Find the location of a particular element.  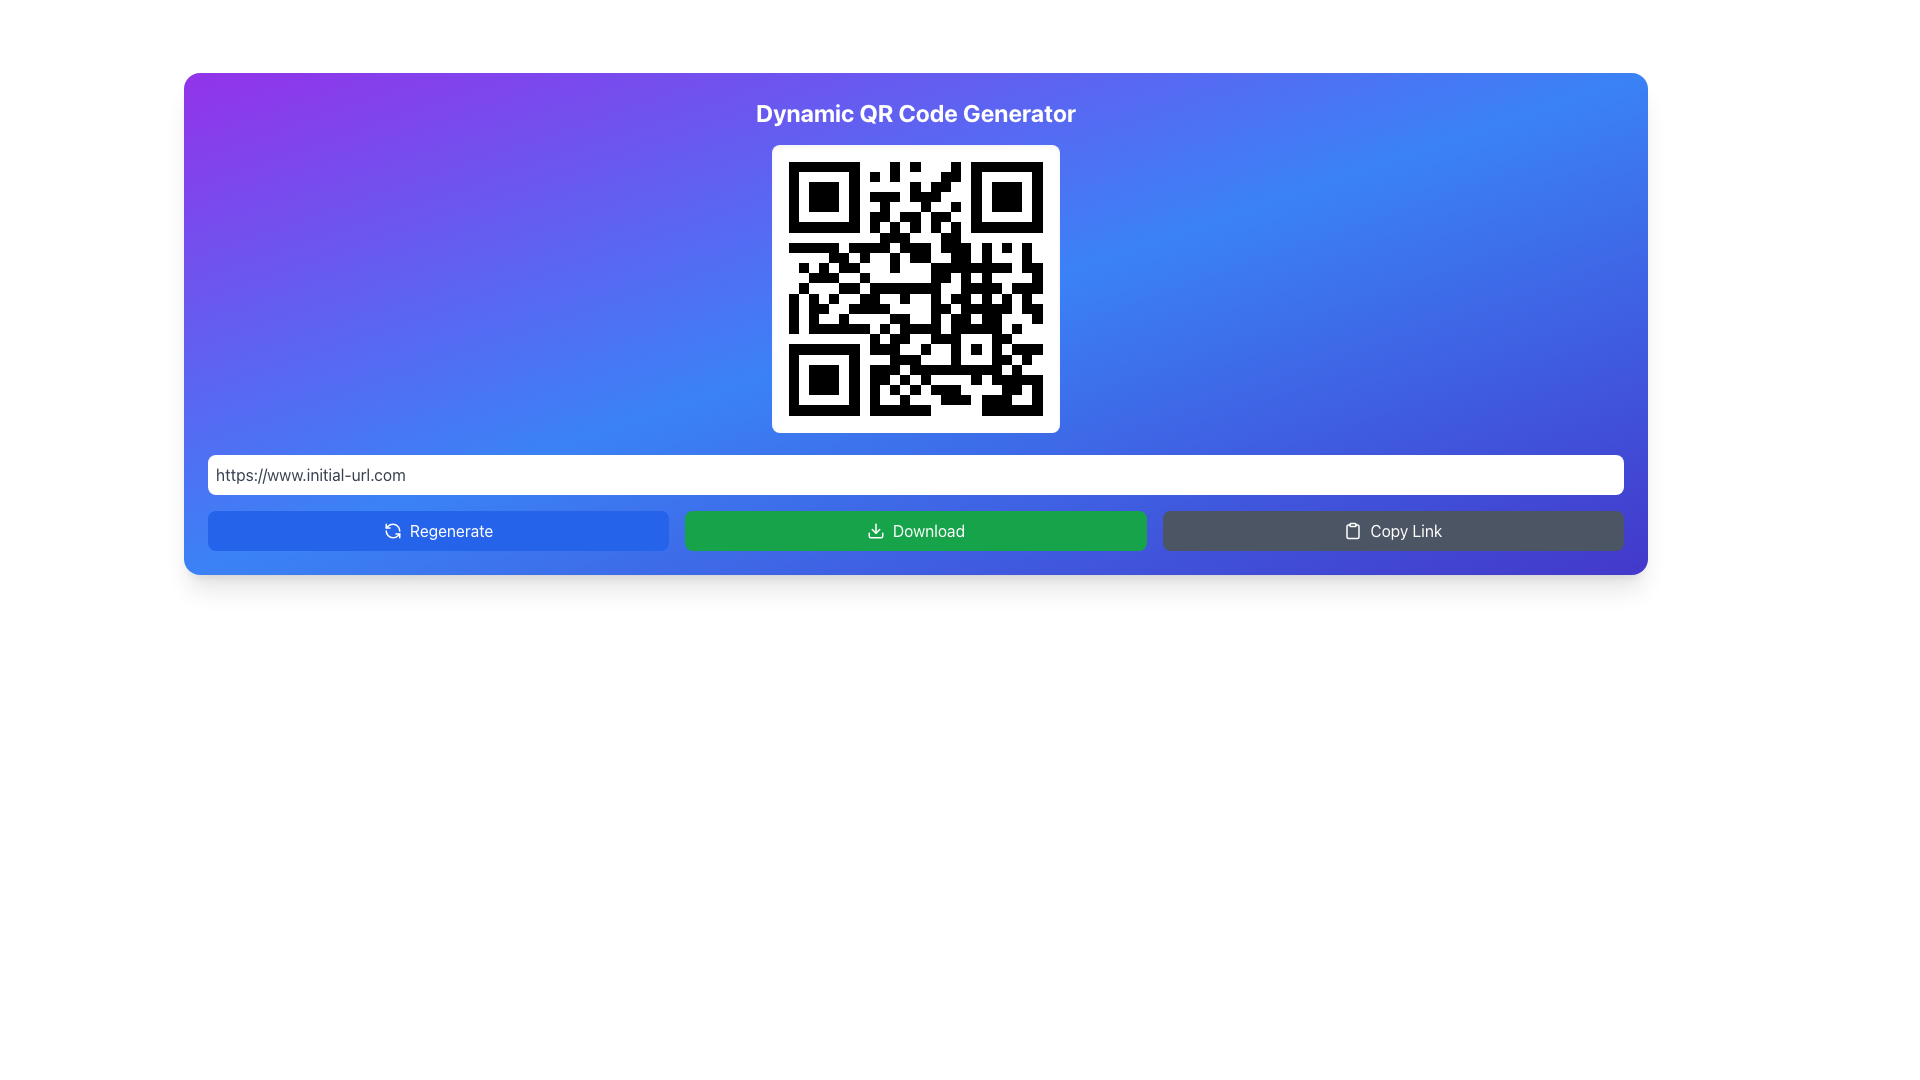

the download button located in the center row of a three-button layout to initiate the download of the QR code file named 'QRCode.png' is located at coordinates (915, 530).